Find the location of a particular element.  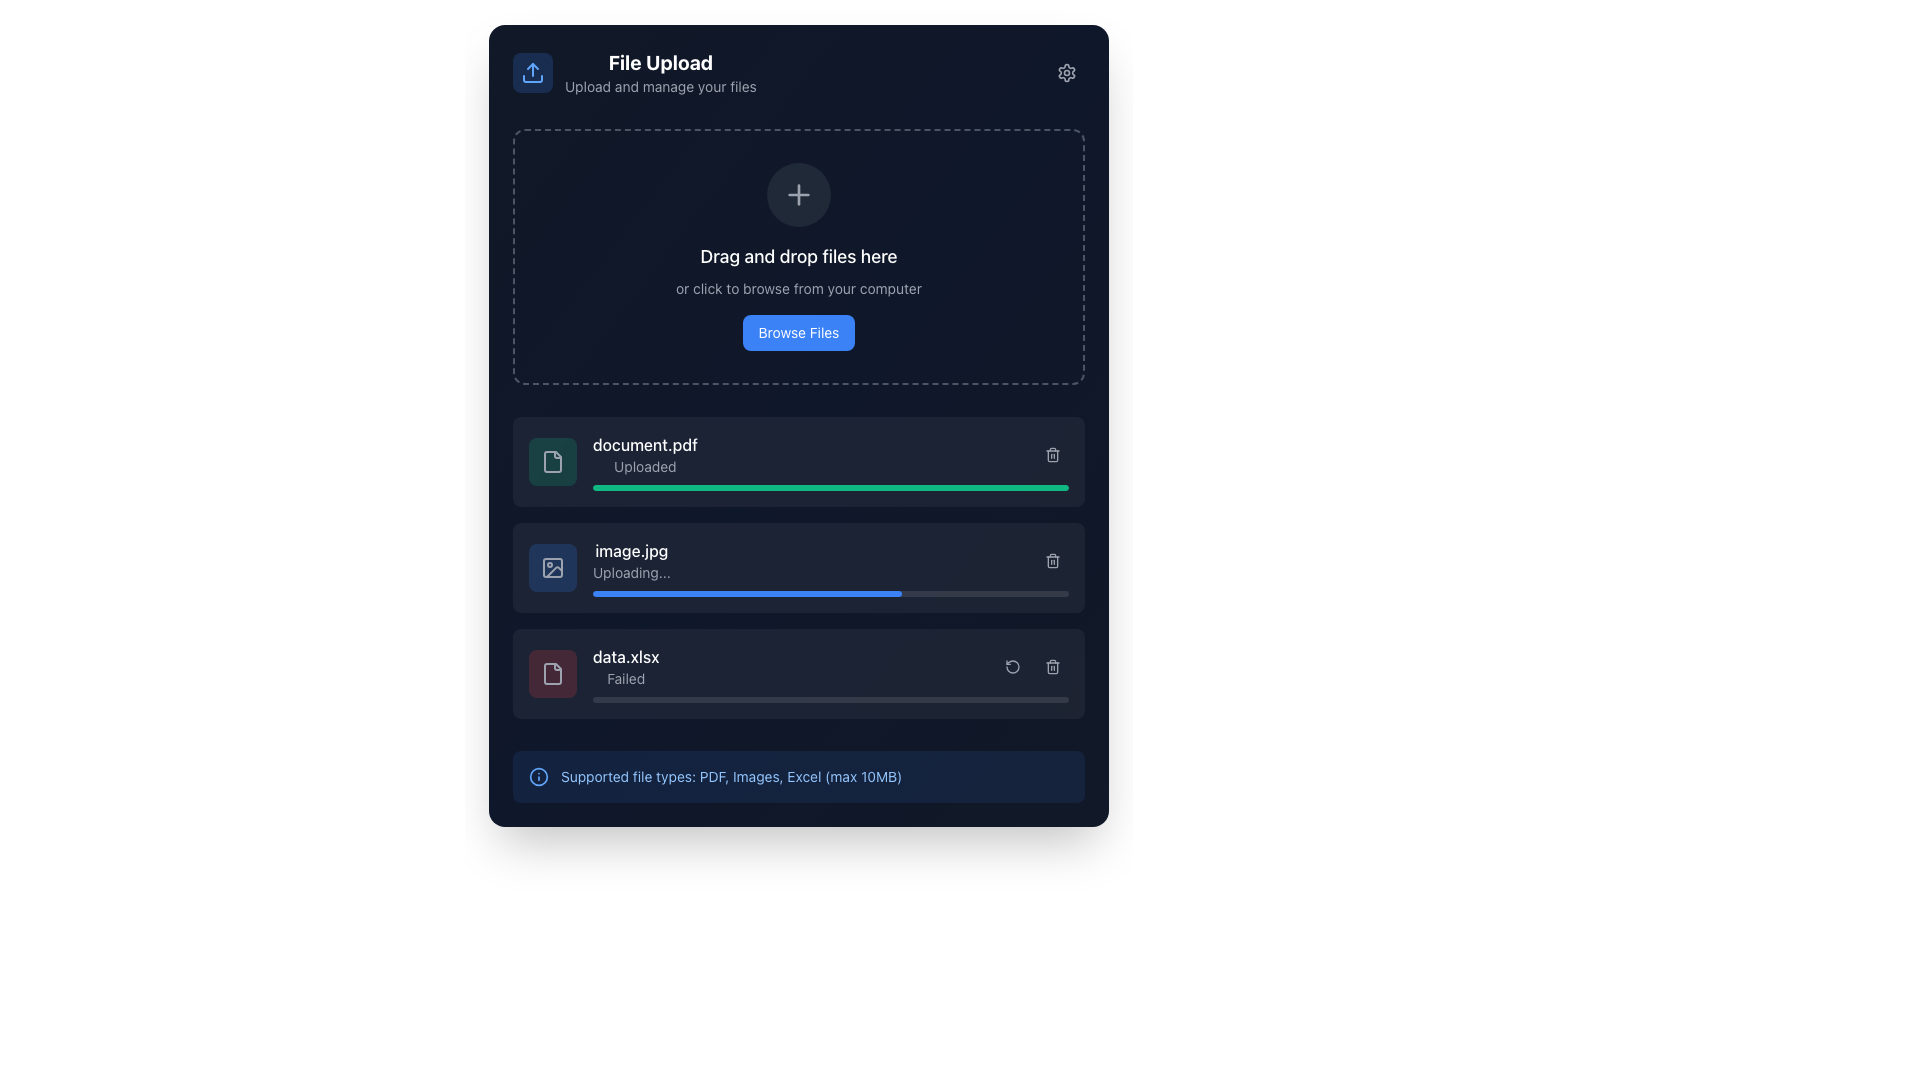

the label displaying 'image.jpg' with the status 'Uploading...' is located at coordinates (630, 560).